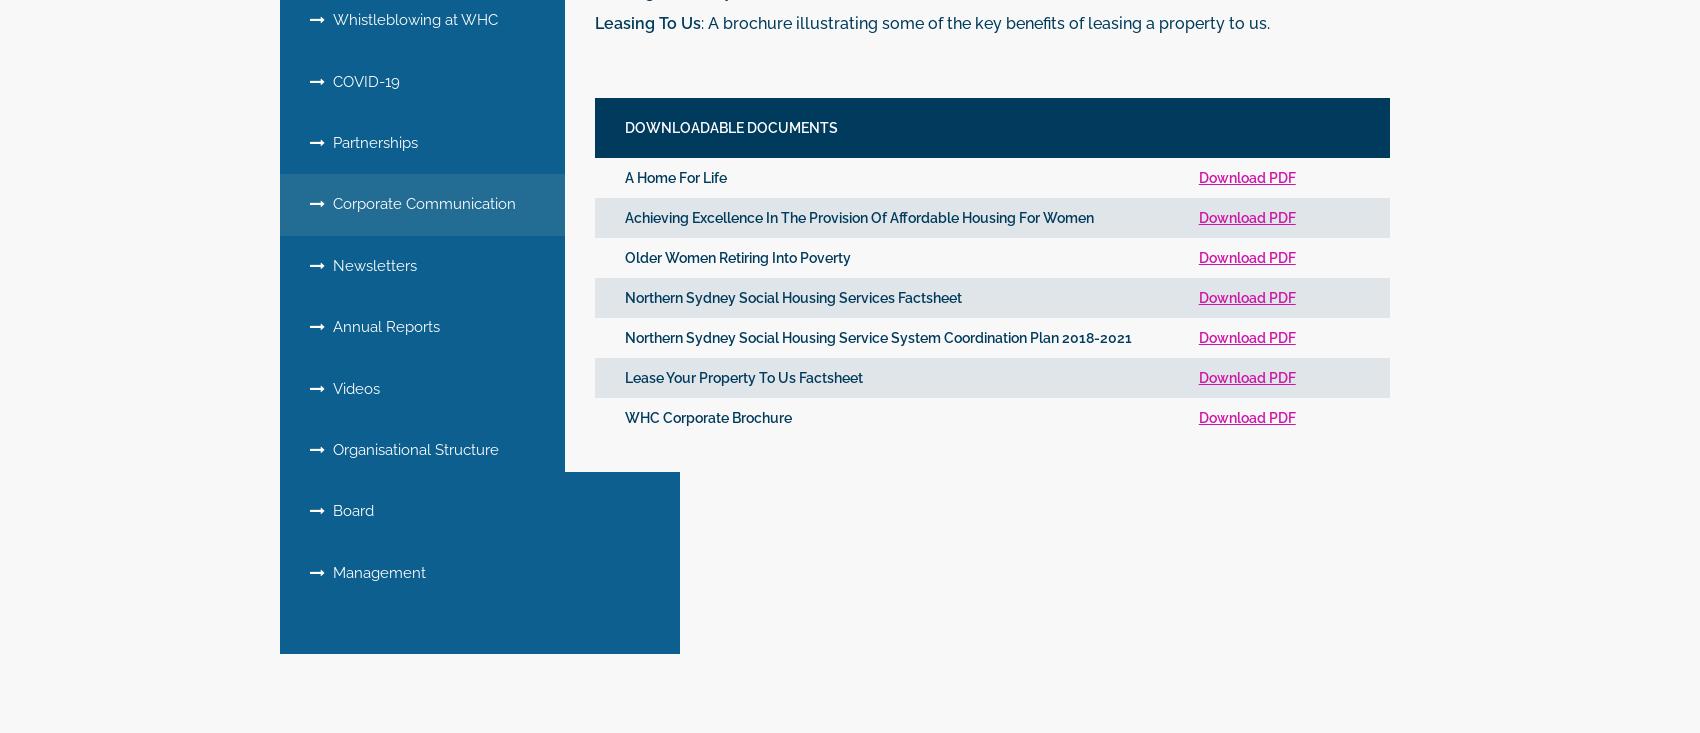 Image resolution: width=1700 pixels, height=733 pixels. Describe the element at coordinates (324, 448) in the screenshot. I see `'Organisational Structure'` at that location.